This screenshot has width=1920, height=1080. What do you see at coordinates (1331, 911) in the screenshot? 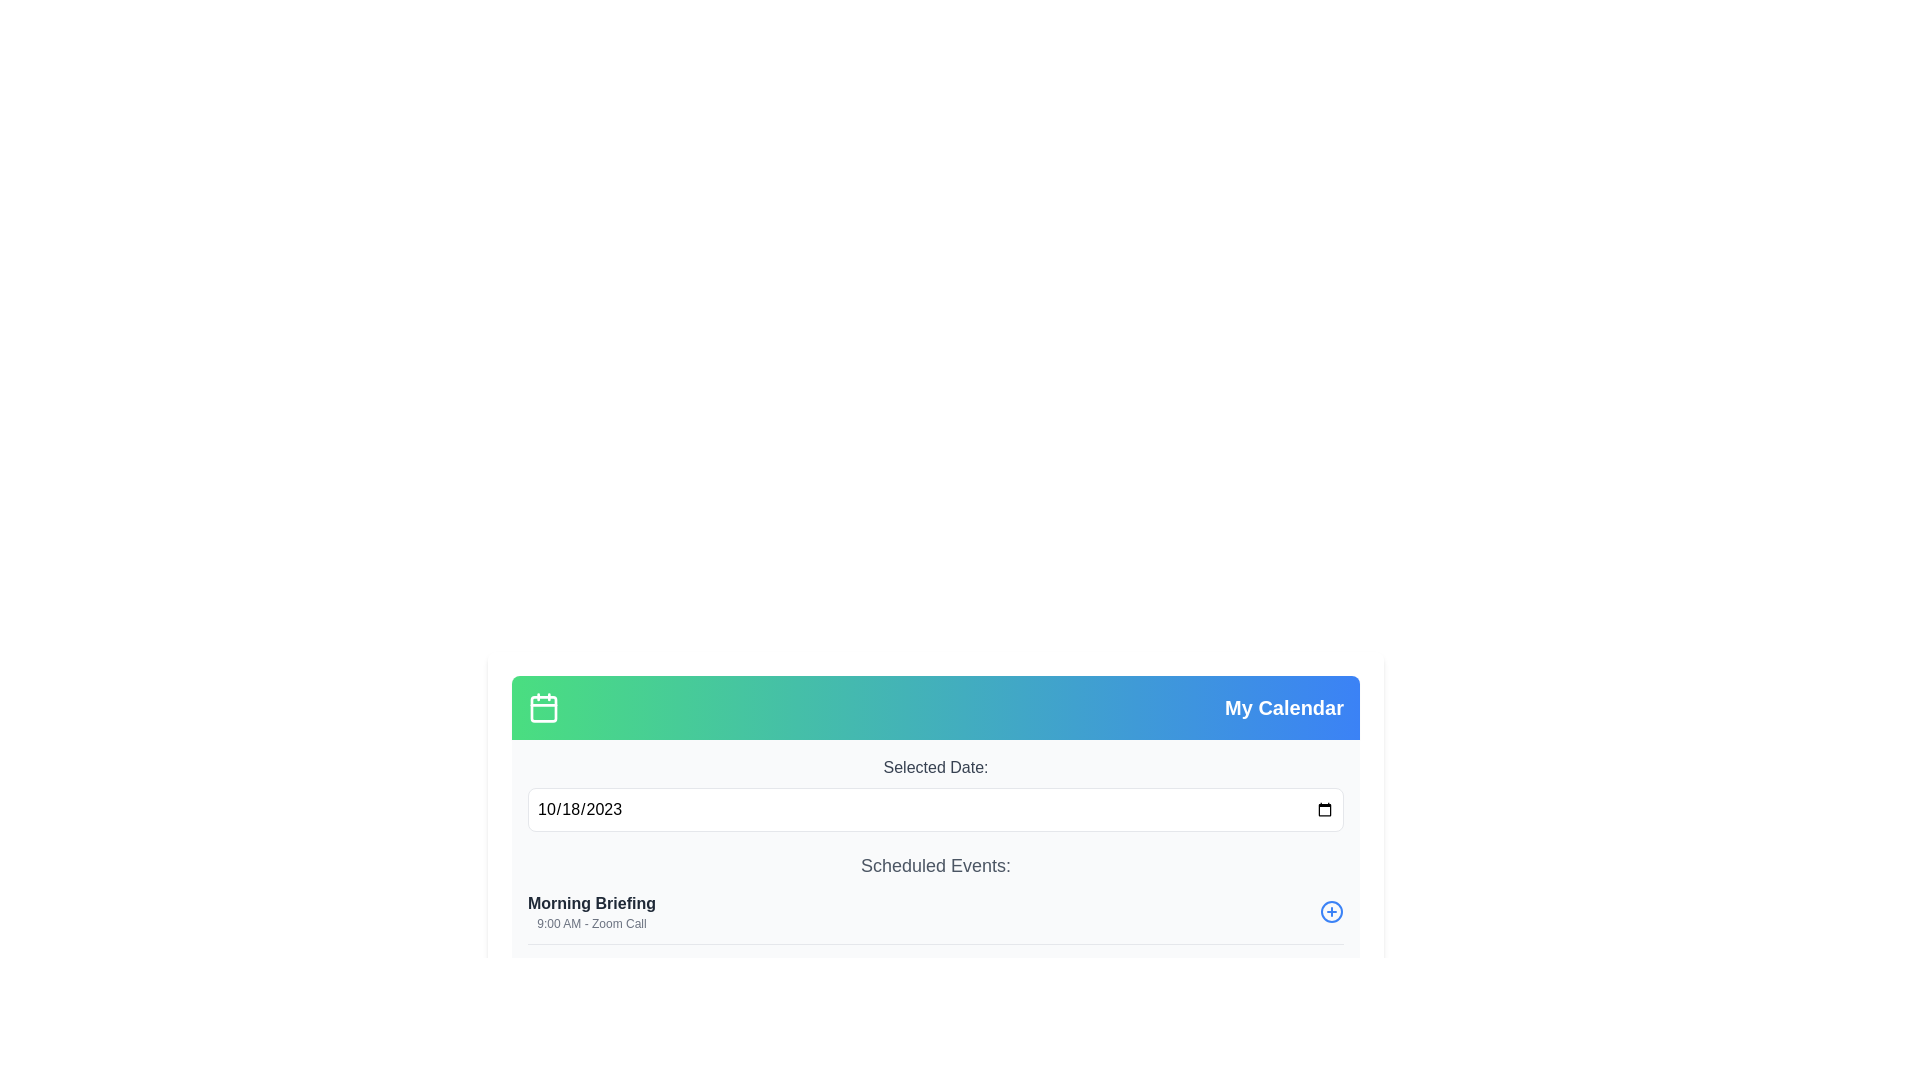
I see `the circular '+' button styled in blue, located at the far right of the 'Morning Briefing 9:00 AM - Zoom Call' row` at bounding box center [1331, 911].